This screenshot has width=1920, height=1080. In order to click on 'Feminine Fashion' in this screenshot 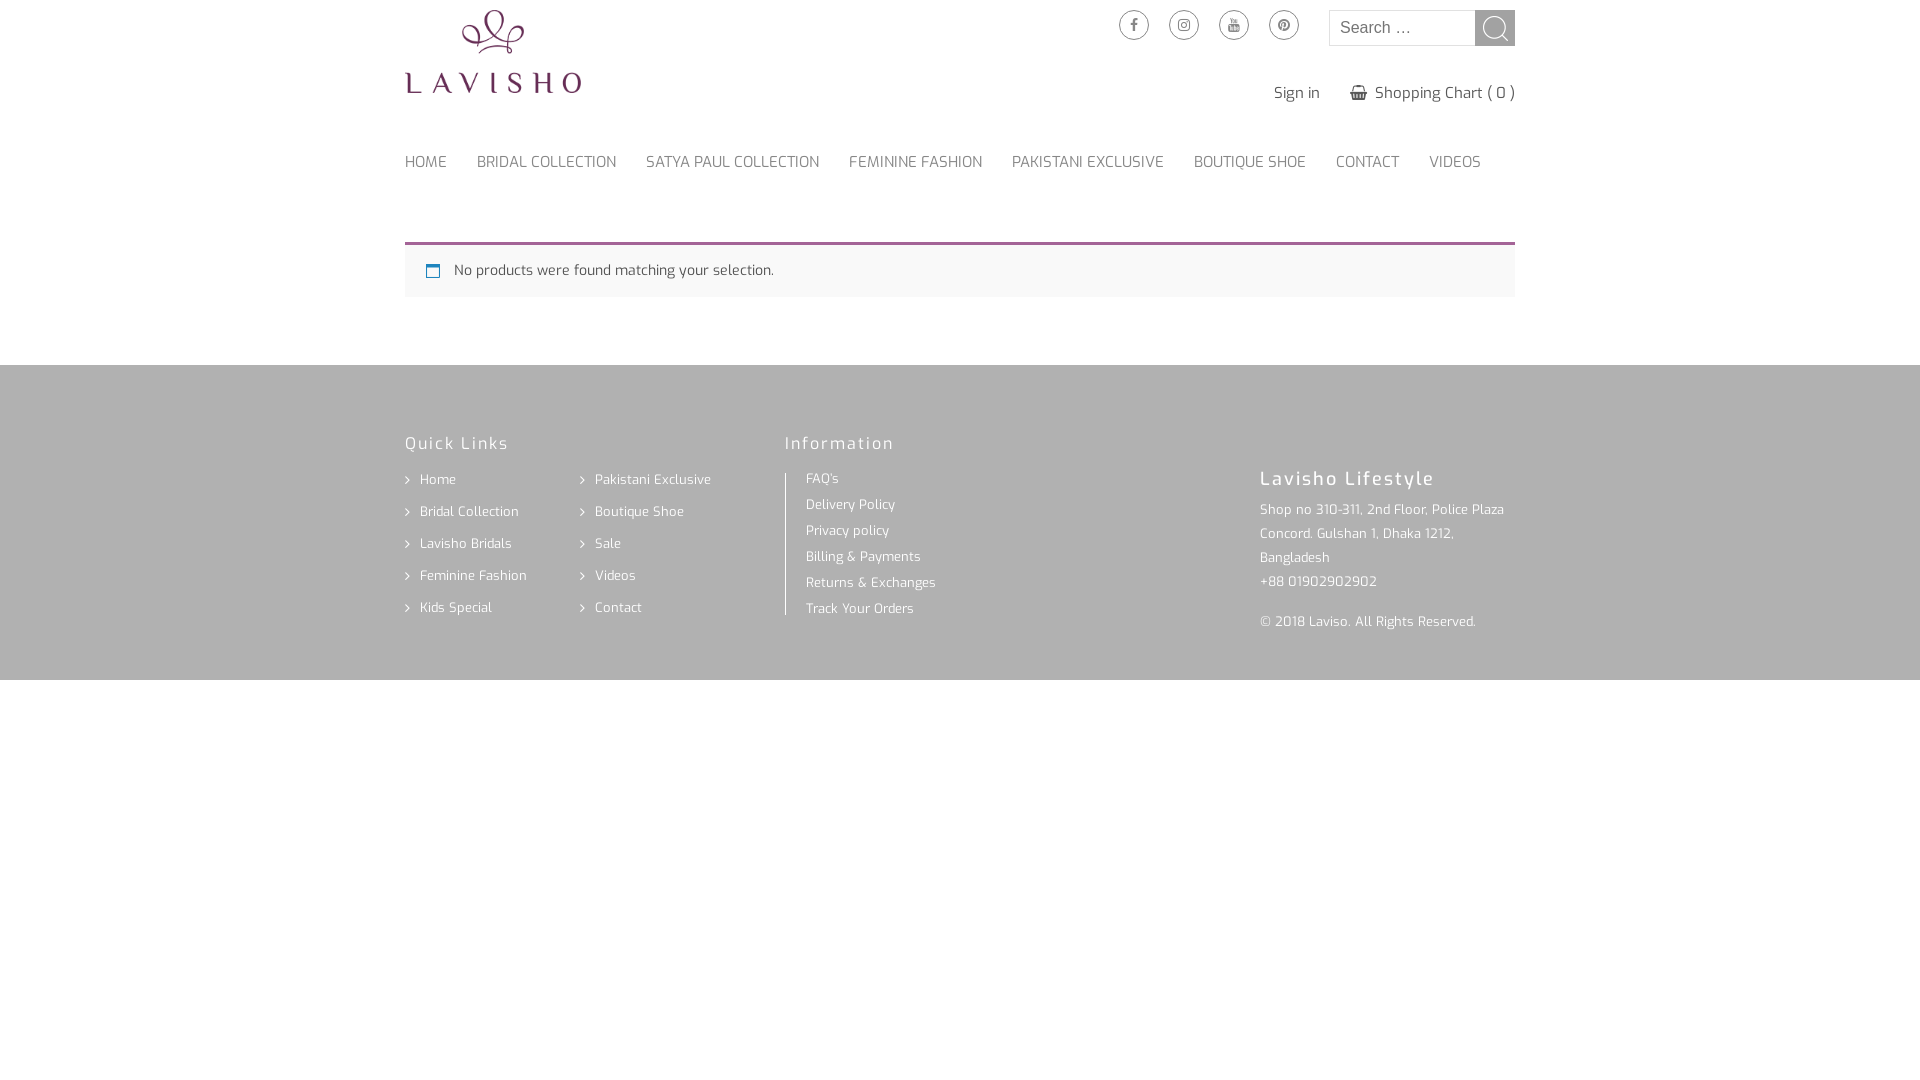, I will do `click(472, 575)`.